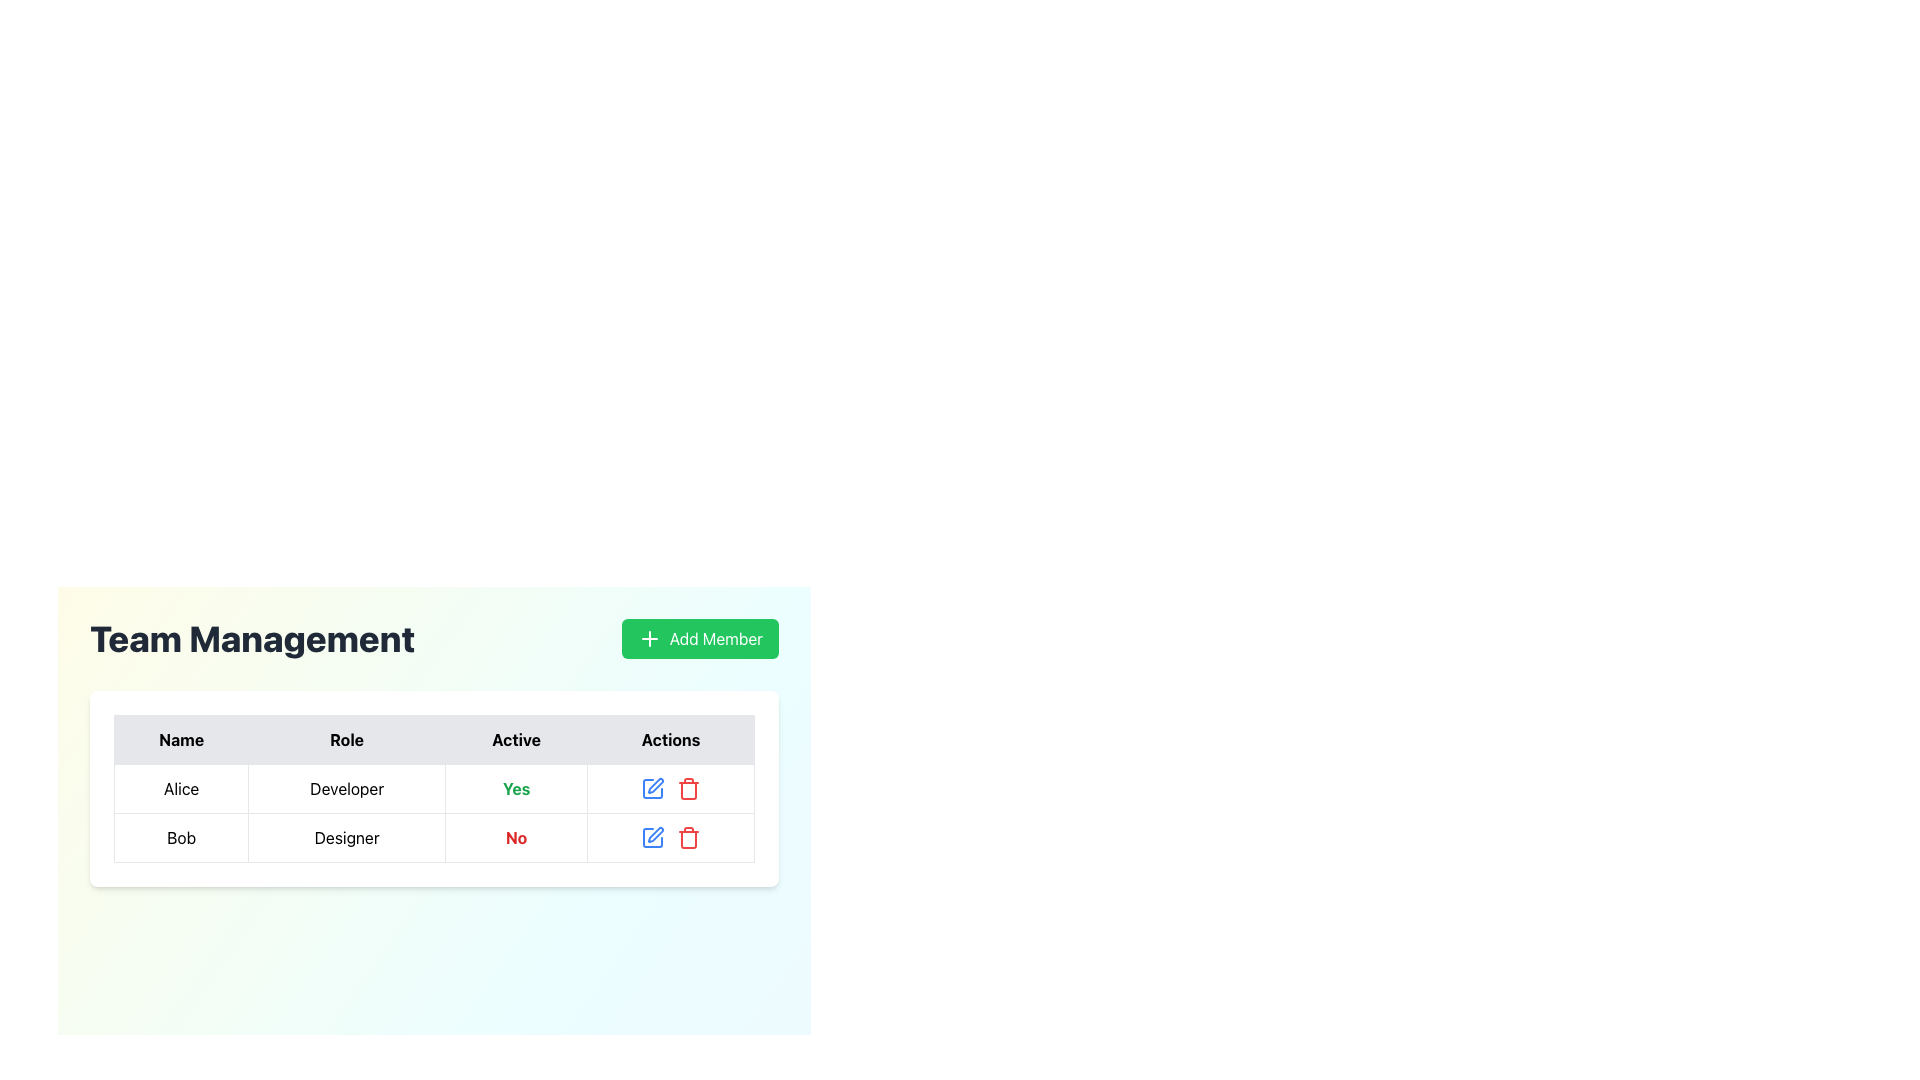 This screenshot has height=1080, width=1920. I want to click on the 'Add Member' button located on the far right of the 'Team Management' section, so click(700, 639).